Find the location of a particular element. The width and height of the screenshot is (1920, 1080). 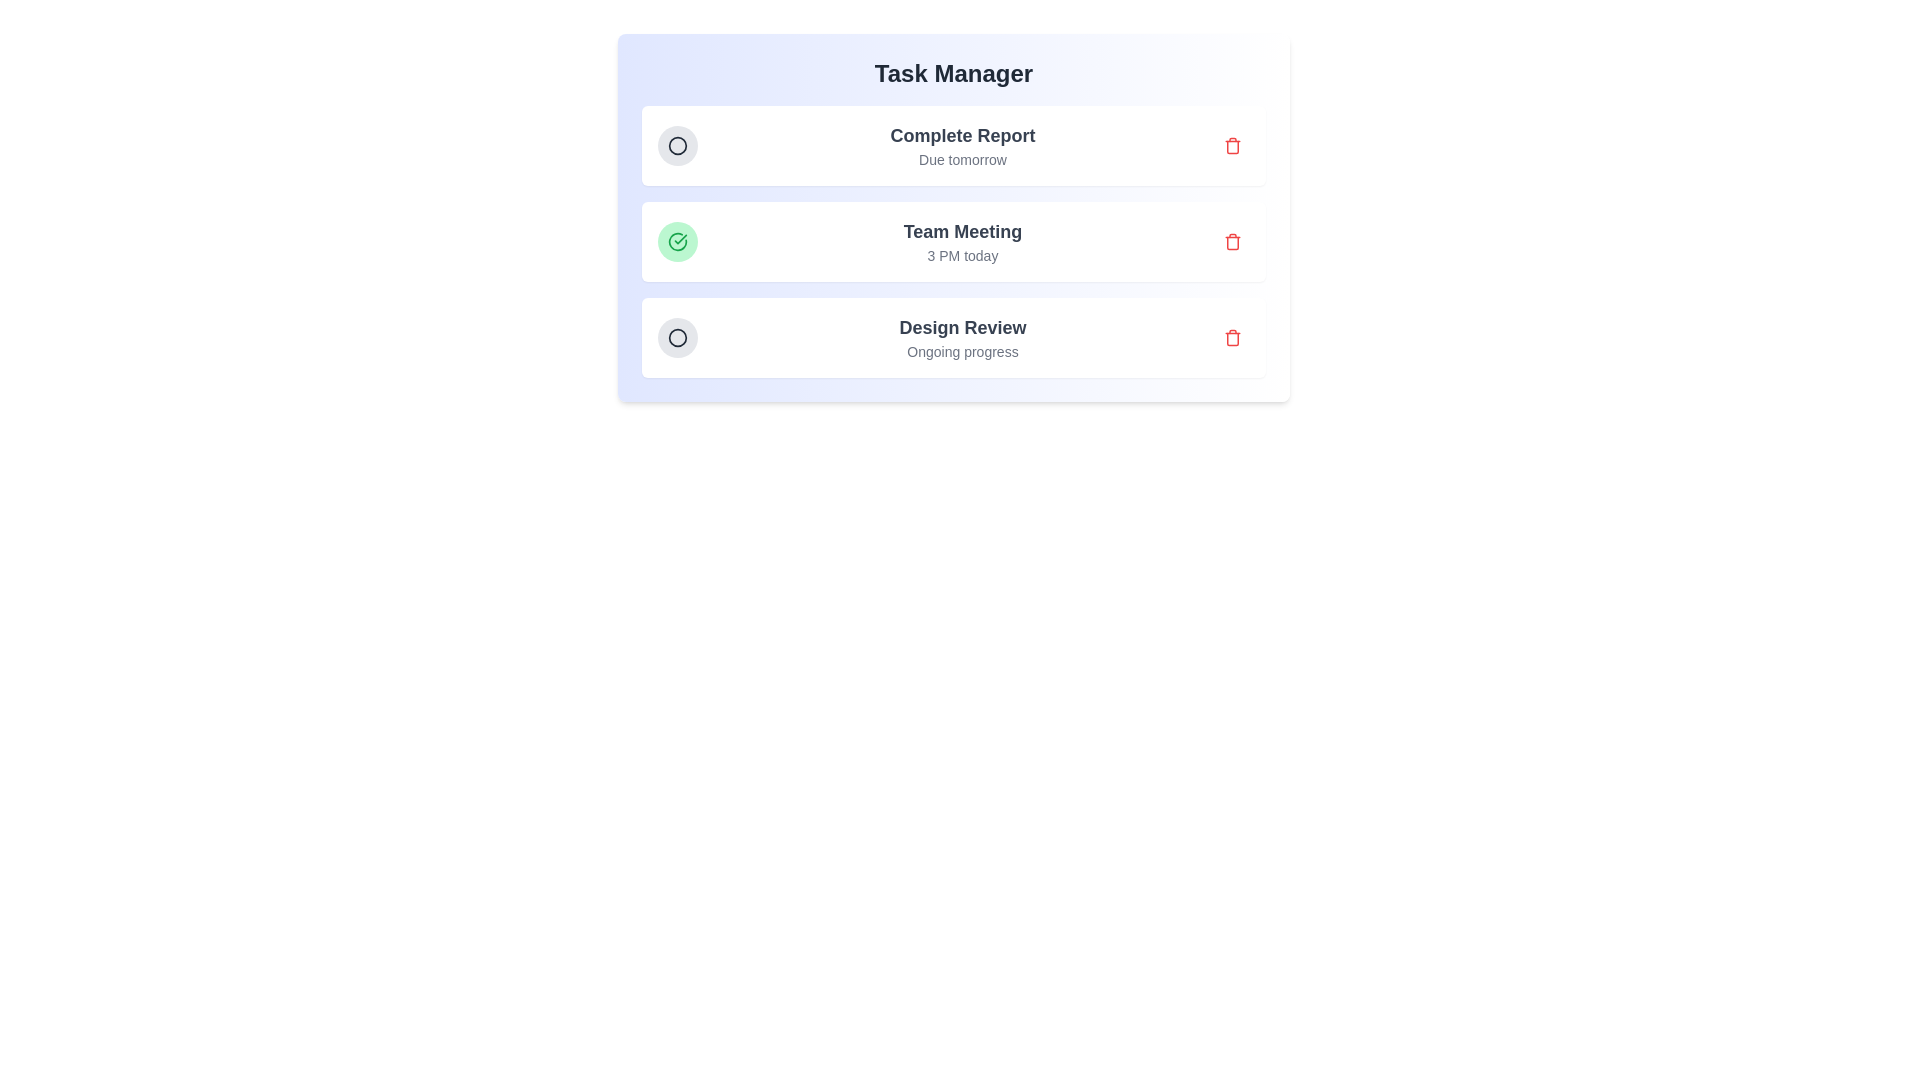

the text block titled 'Design Review' with the subtitle 'Ongoing progress' in the task manager is located at coordinates (963, 337).